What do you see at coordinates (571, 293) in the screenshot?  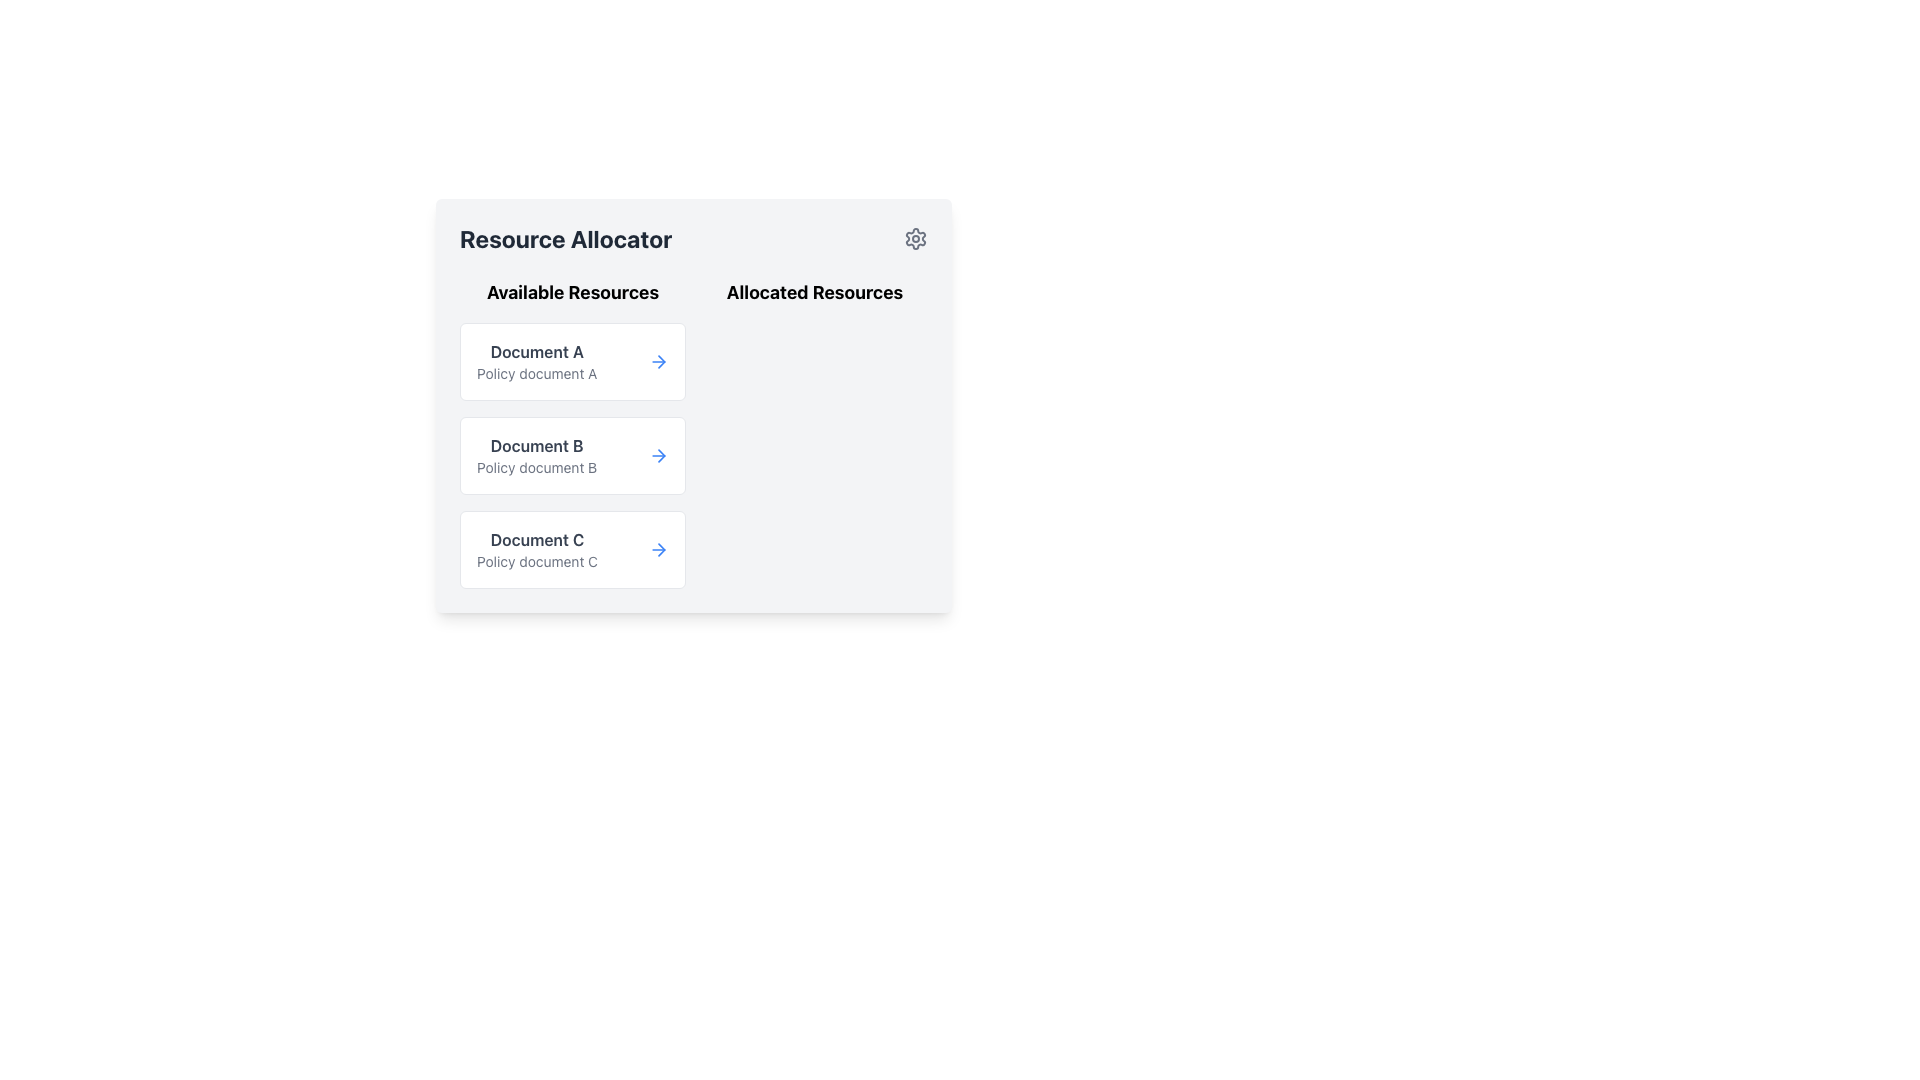 I see `text from the Static Text Label located above the list of documents in the left partition of the 'Resource Allocator' section` at bounding box center [571, 293].